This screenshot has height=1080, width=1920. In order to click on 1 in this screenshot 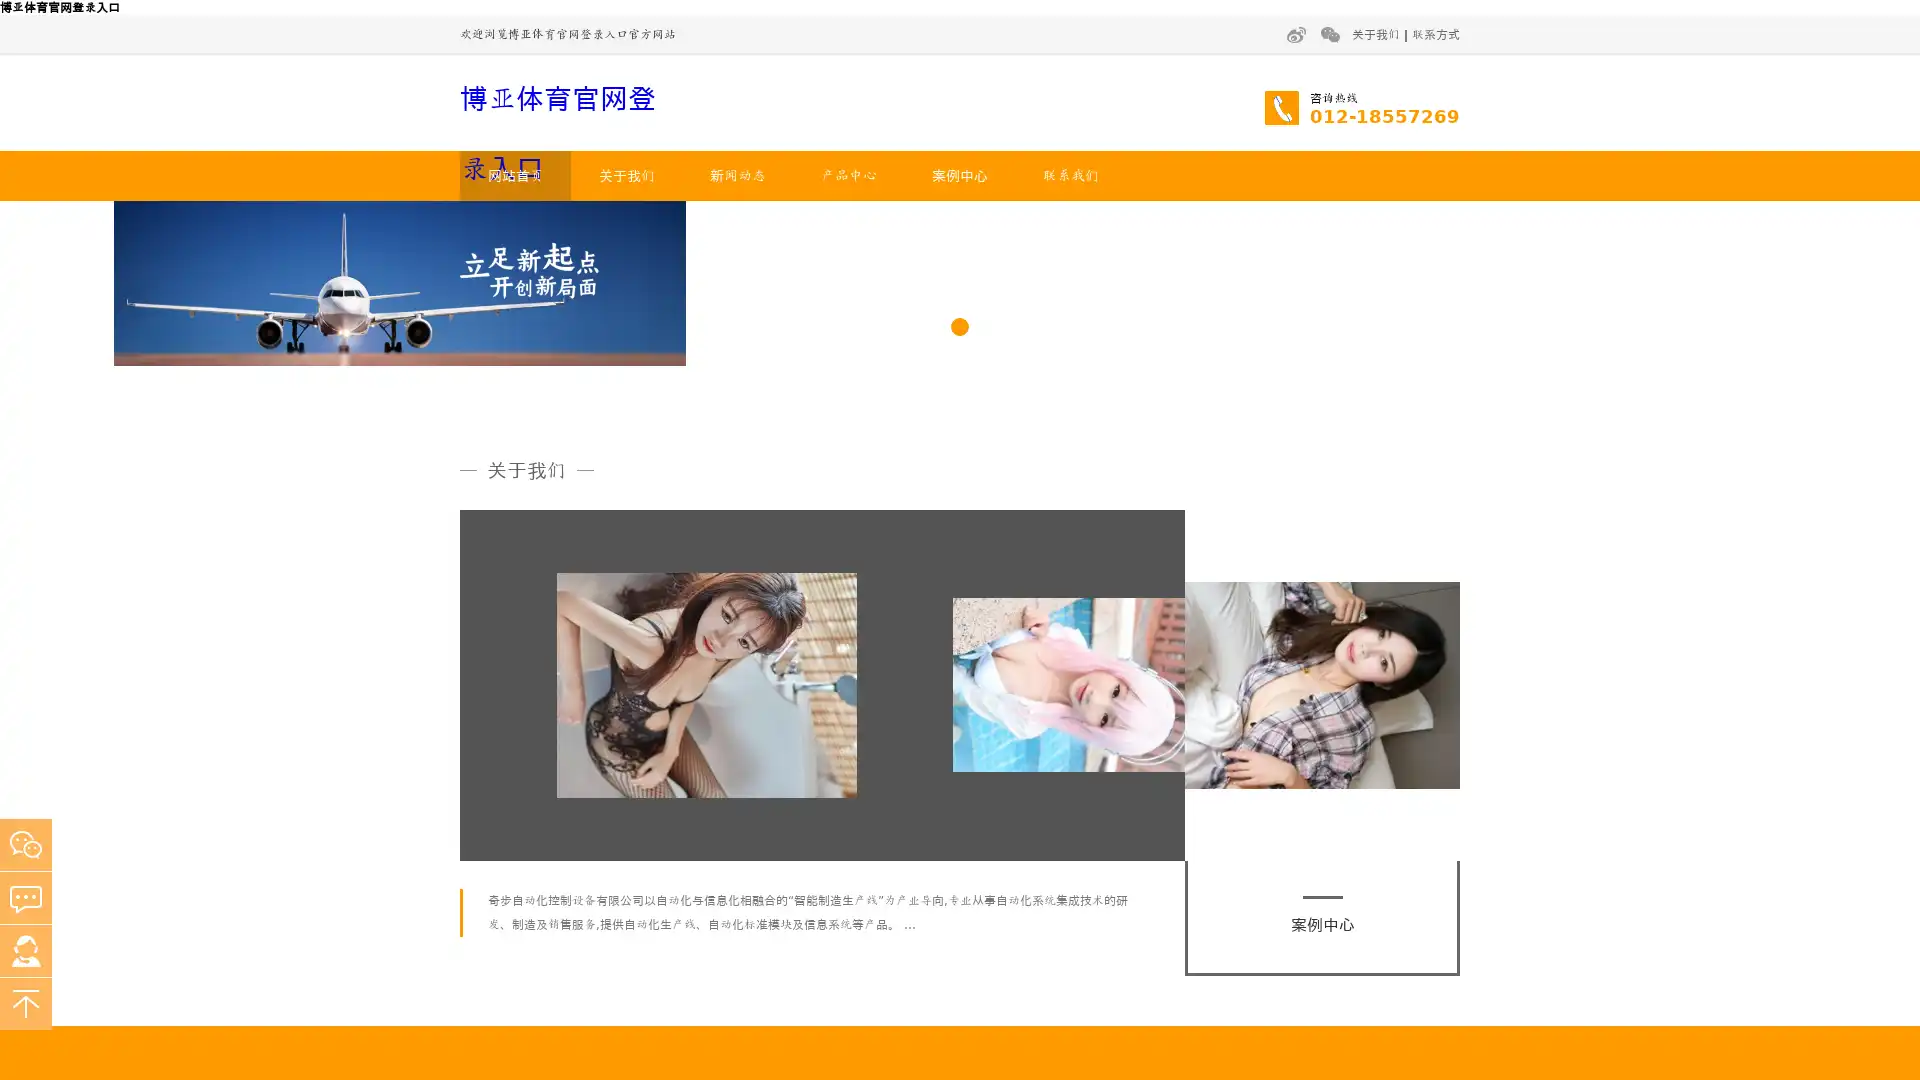, I will do `click(929, 556)`.